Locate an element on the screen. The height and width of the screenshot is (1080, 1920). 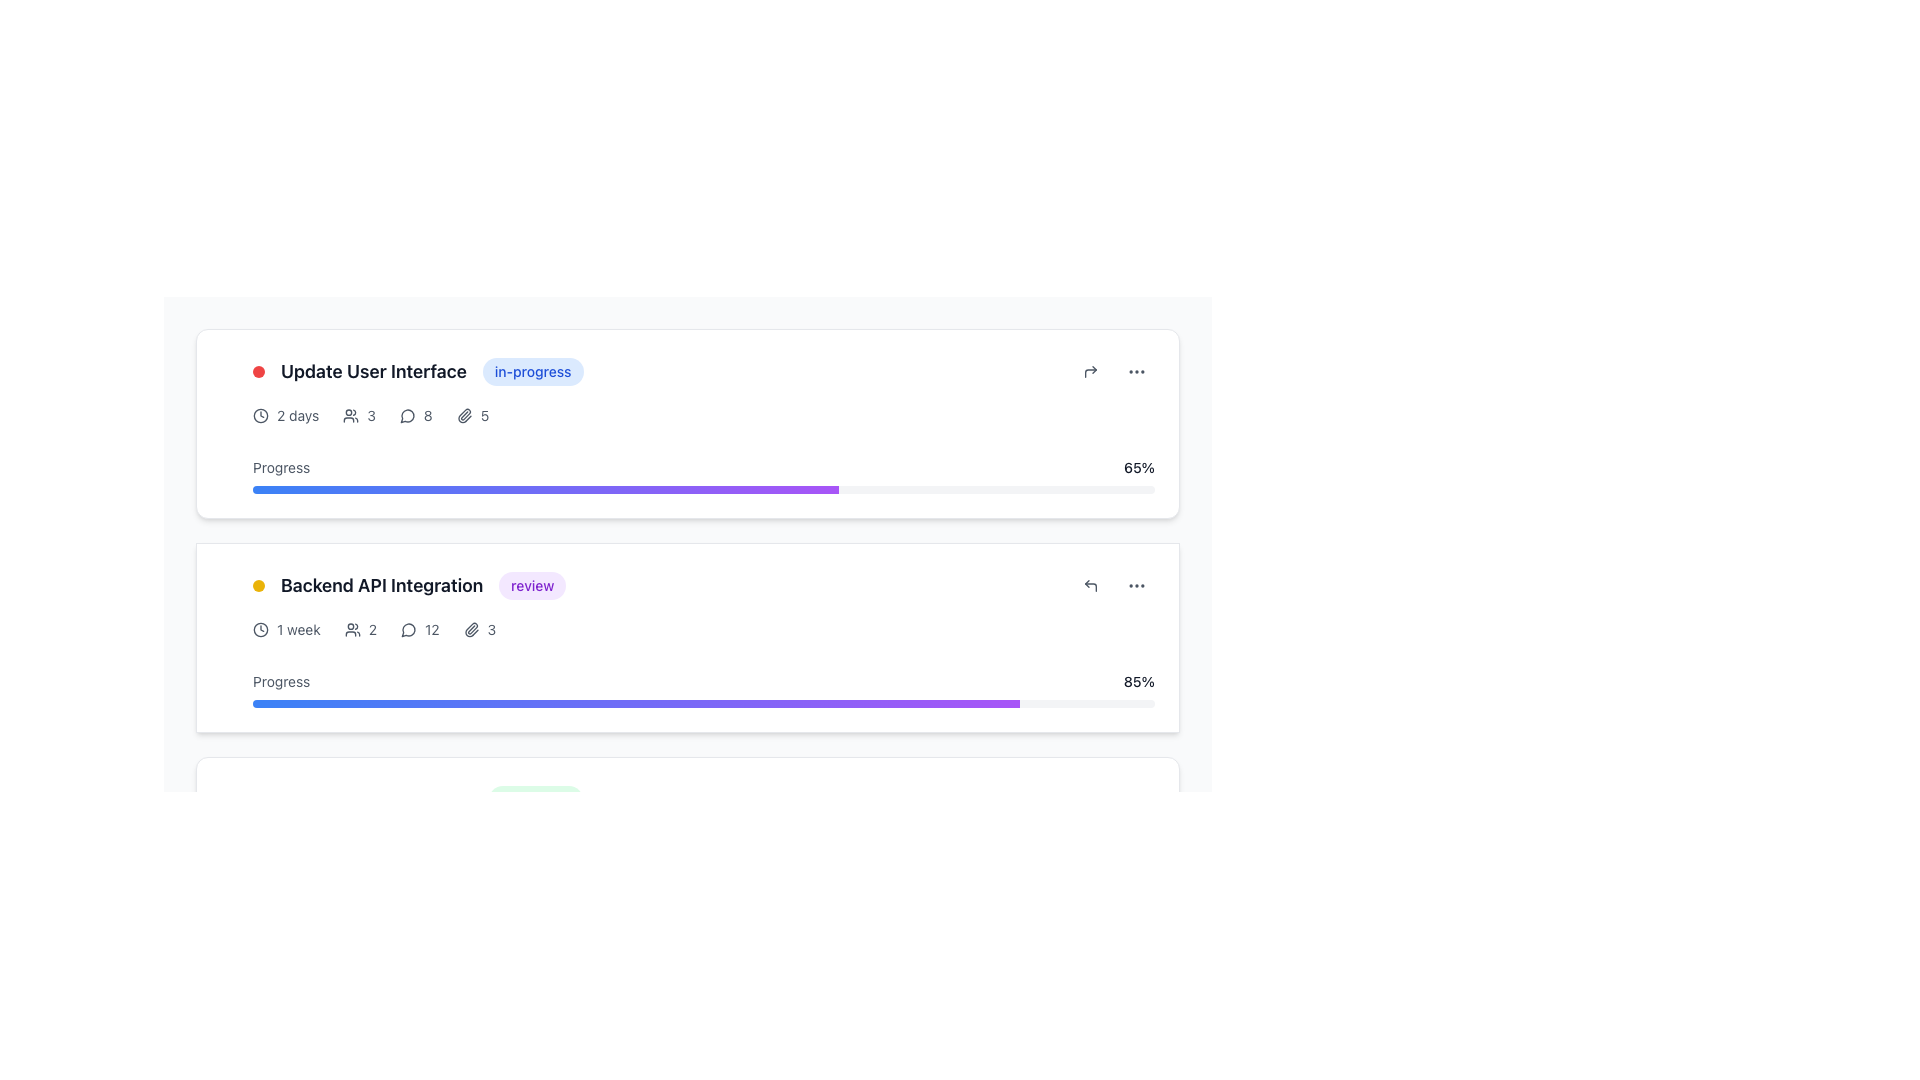
the Card Header Element with the title 'Update User Interface' and the label 'in-progress', which is the first task item in the vertical sequence of task cards is located at coordinates (417, 371).